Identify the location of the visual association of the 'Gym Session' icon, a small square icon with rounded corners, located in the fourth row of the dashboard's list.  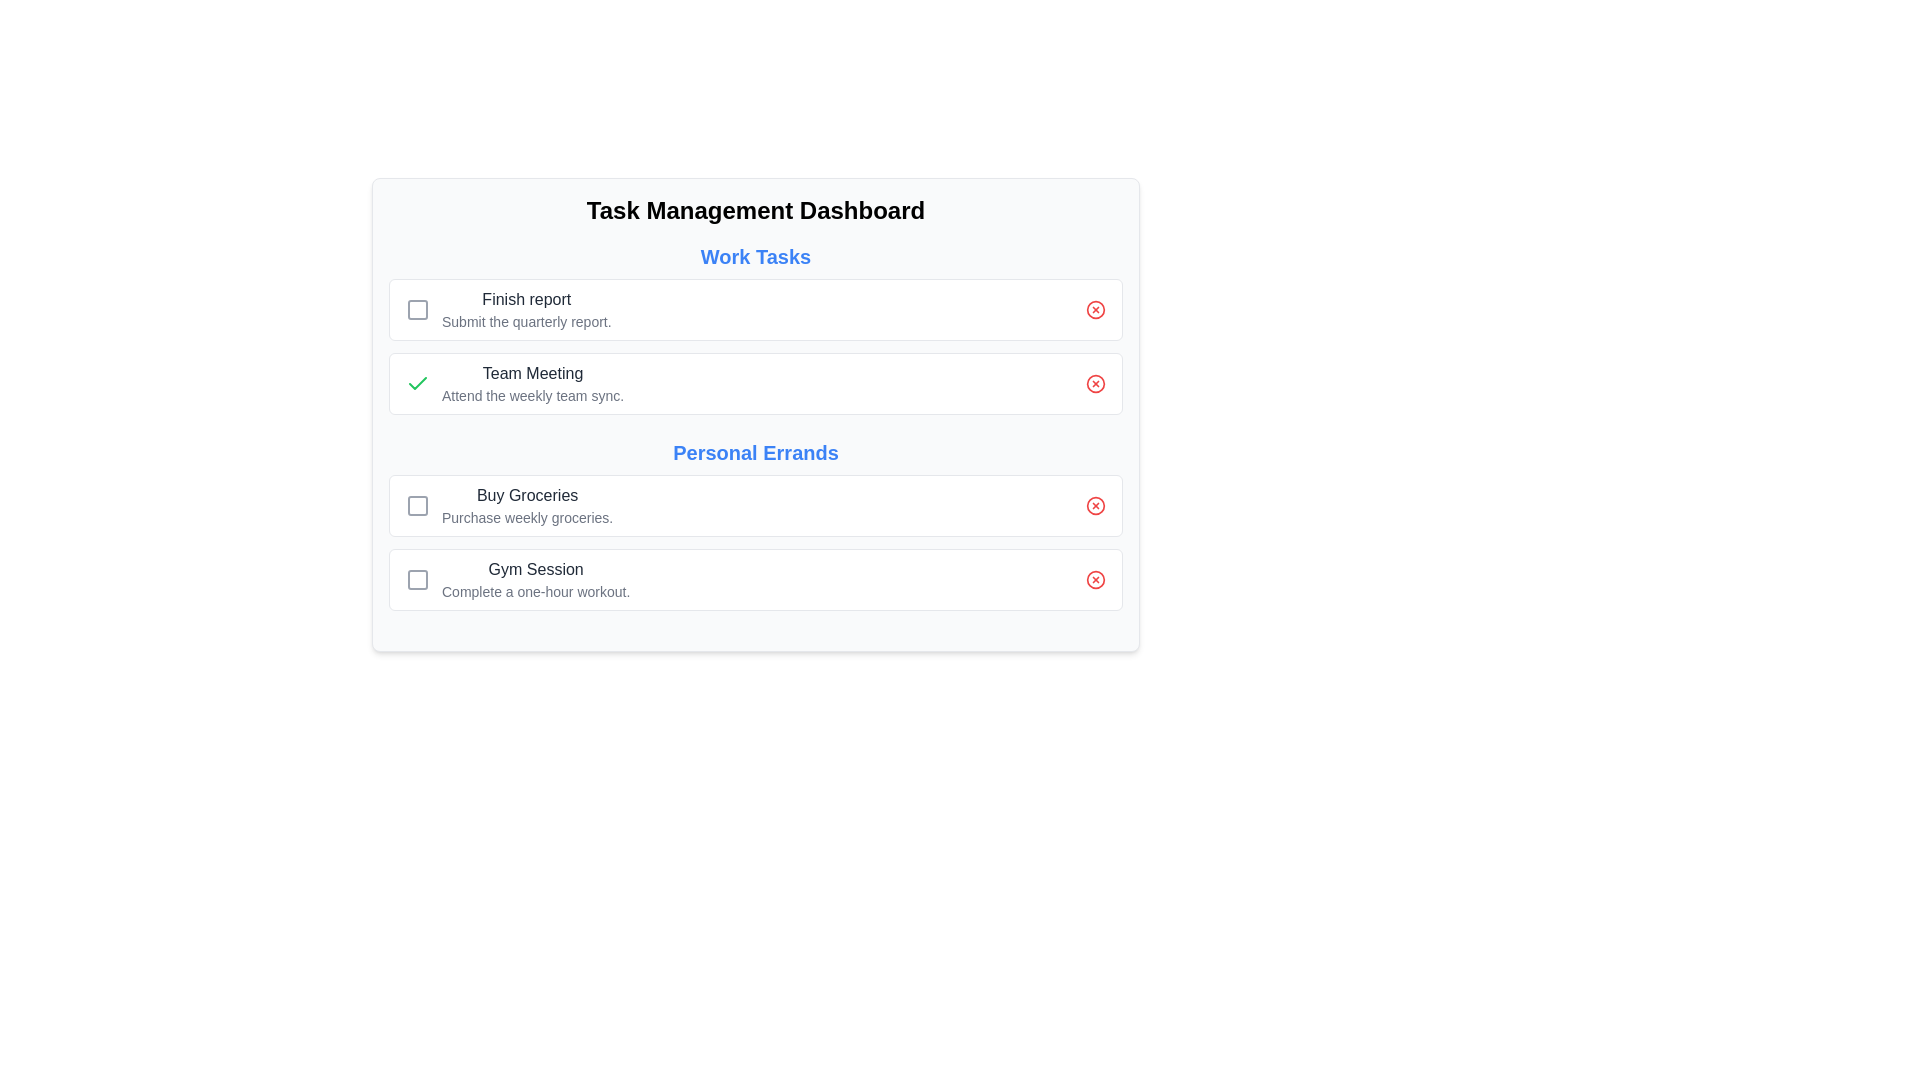
(416, 579).